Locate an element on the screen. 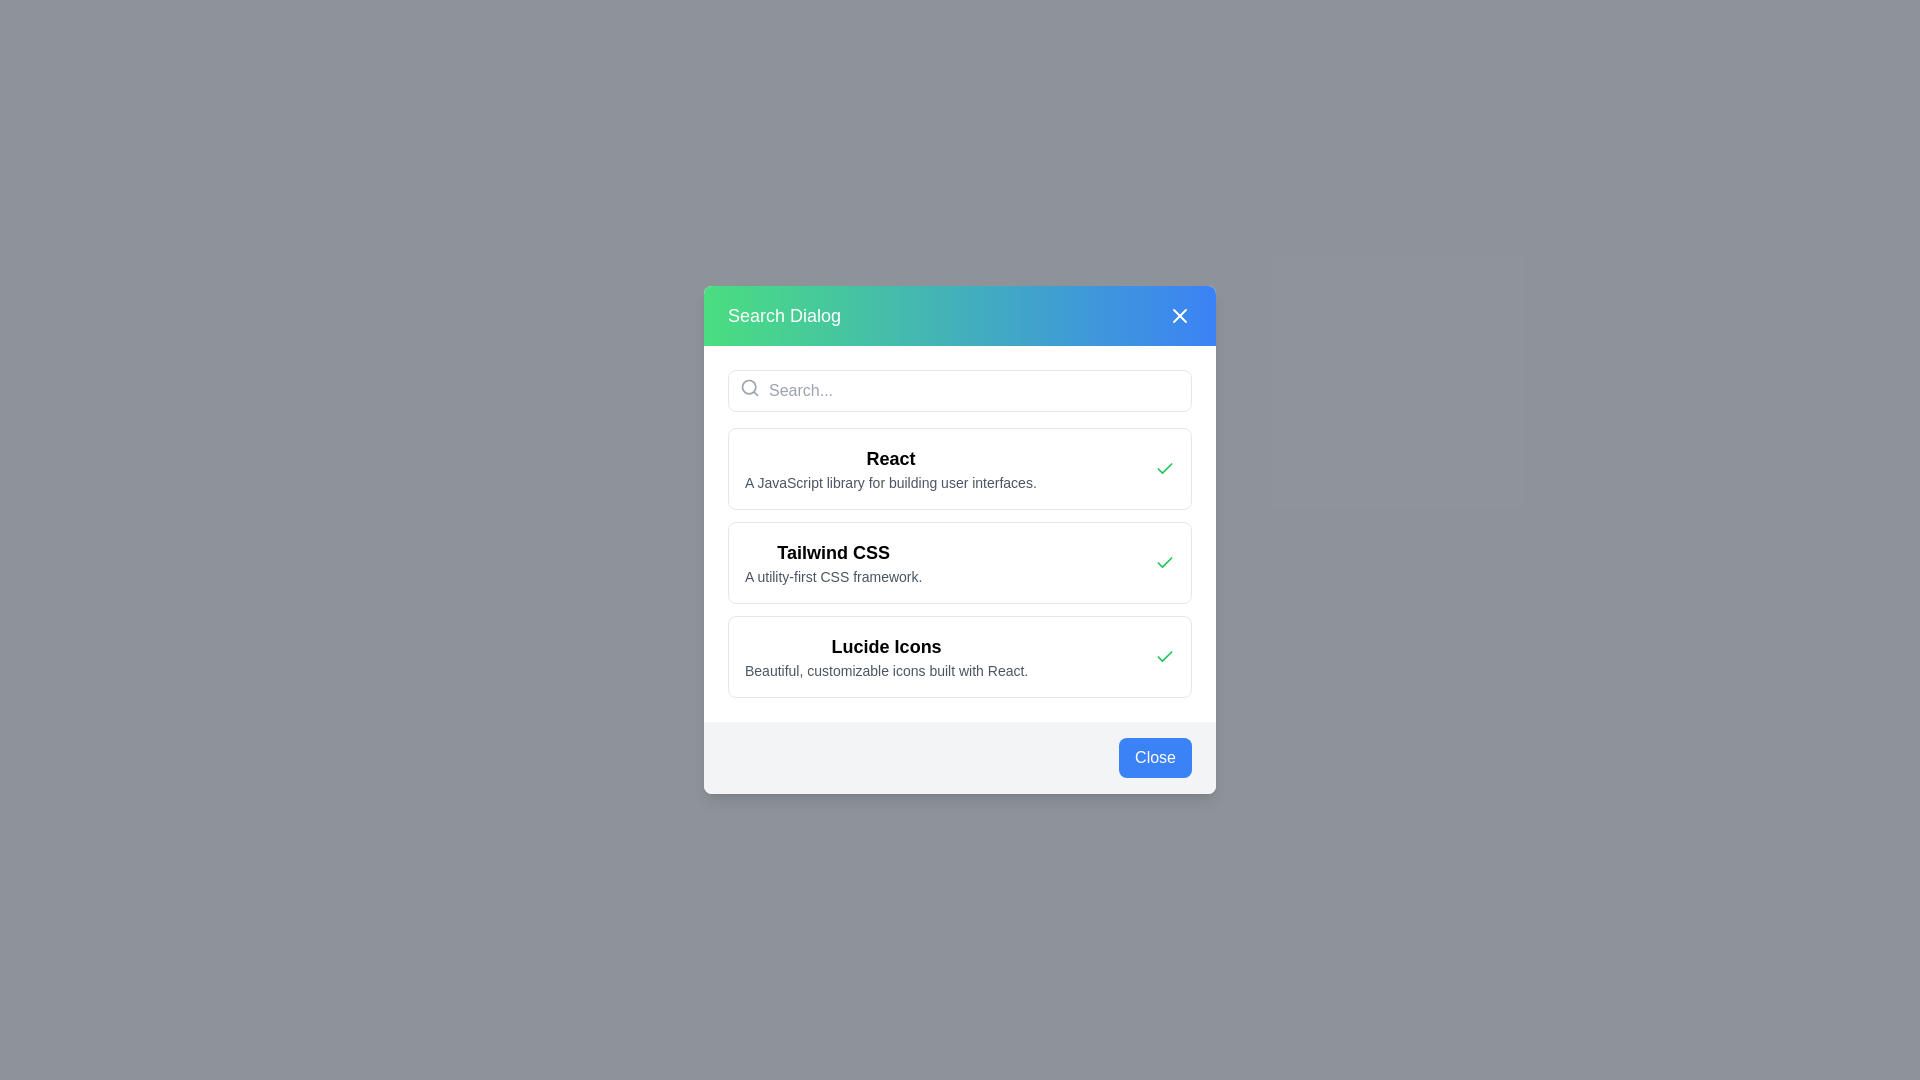 Image resolution: width=1920 pixels, height=1080 pixels. the static text header that serves as a title for the listed item in the search dialog interface, positioned at the upper part of a two-text pair is located at coordinates (885, 647).